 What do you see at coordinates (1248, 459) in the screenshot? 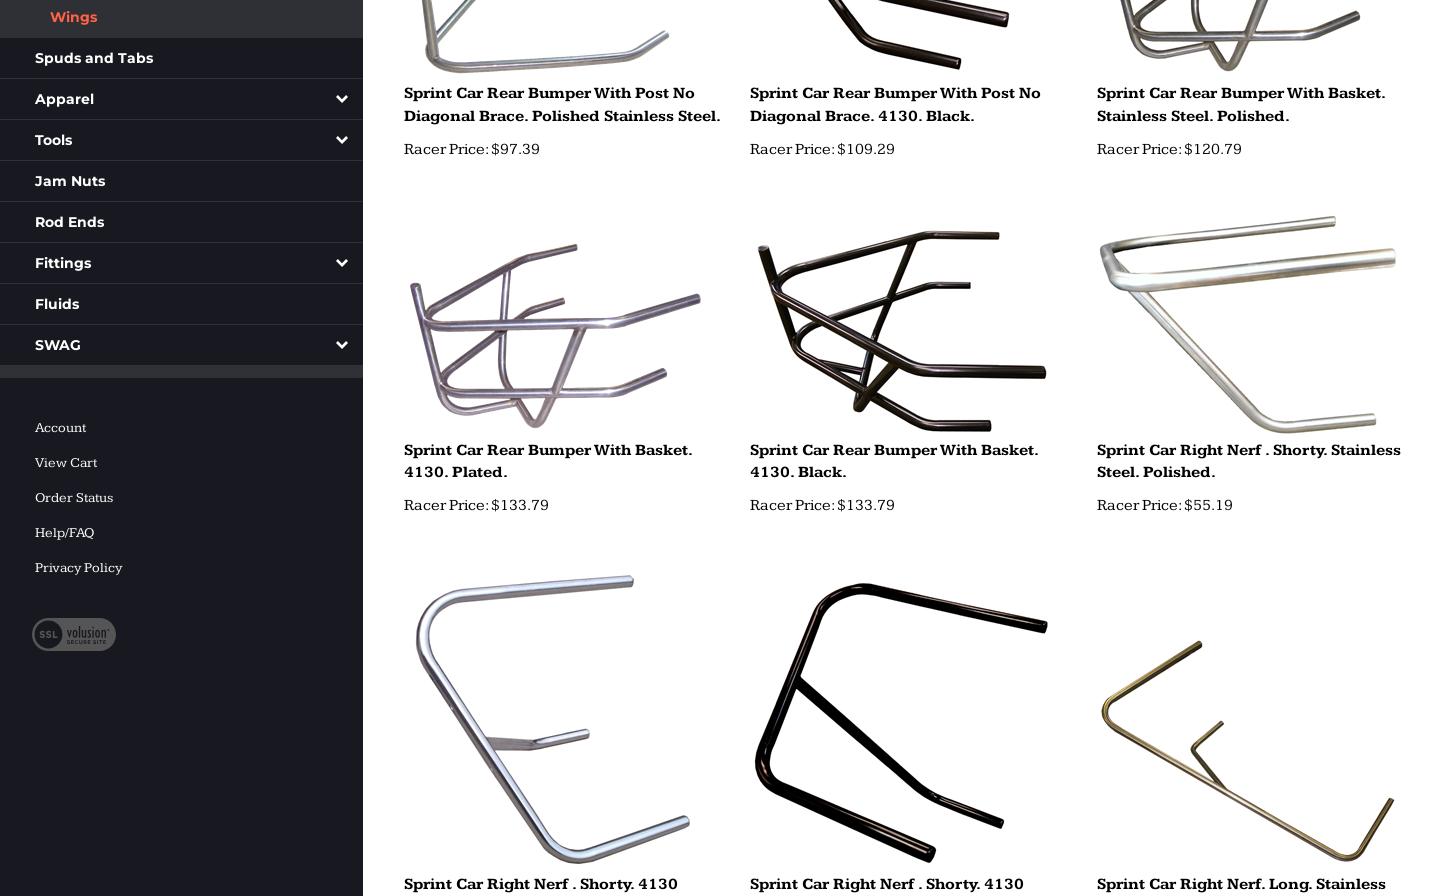
I see `'Sprint Car Right Nerf .  Shorty.  Stainless Steel.  Polished.'` at bounding box center [1248, 459].